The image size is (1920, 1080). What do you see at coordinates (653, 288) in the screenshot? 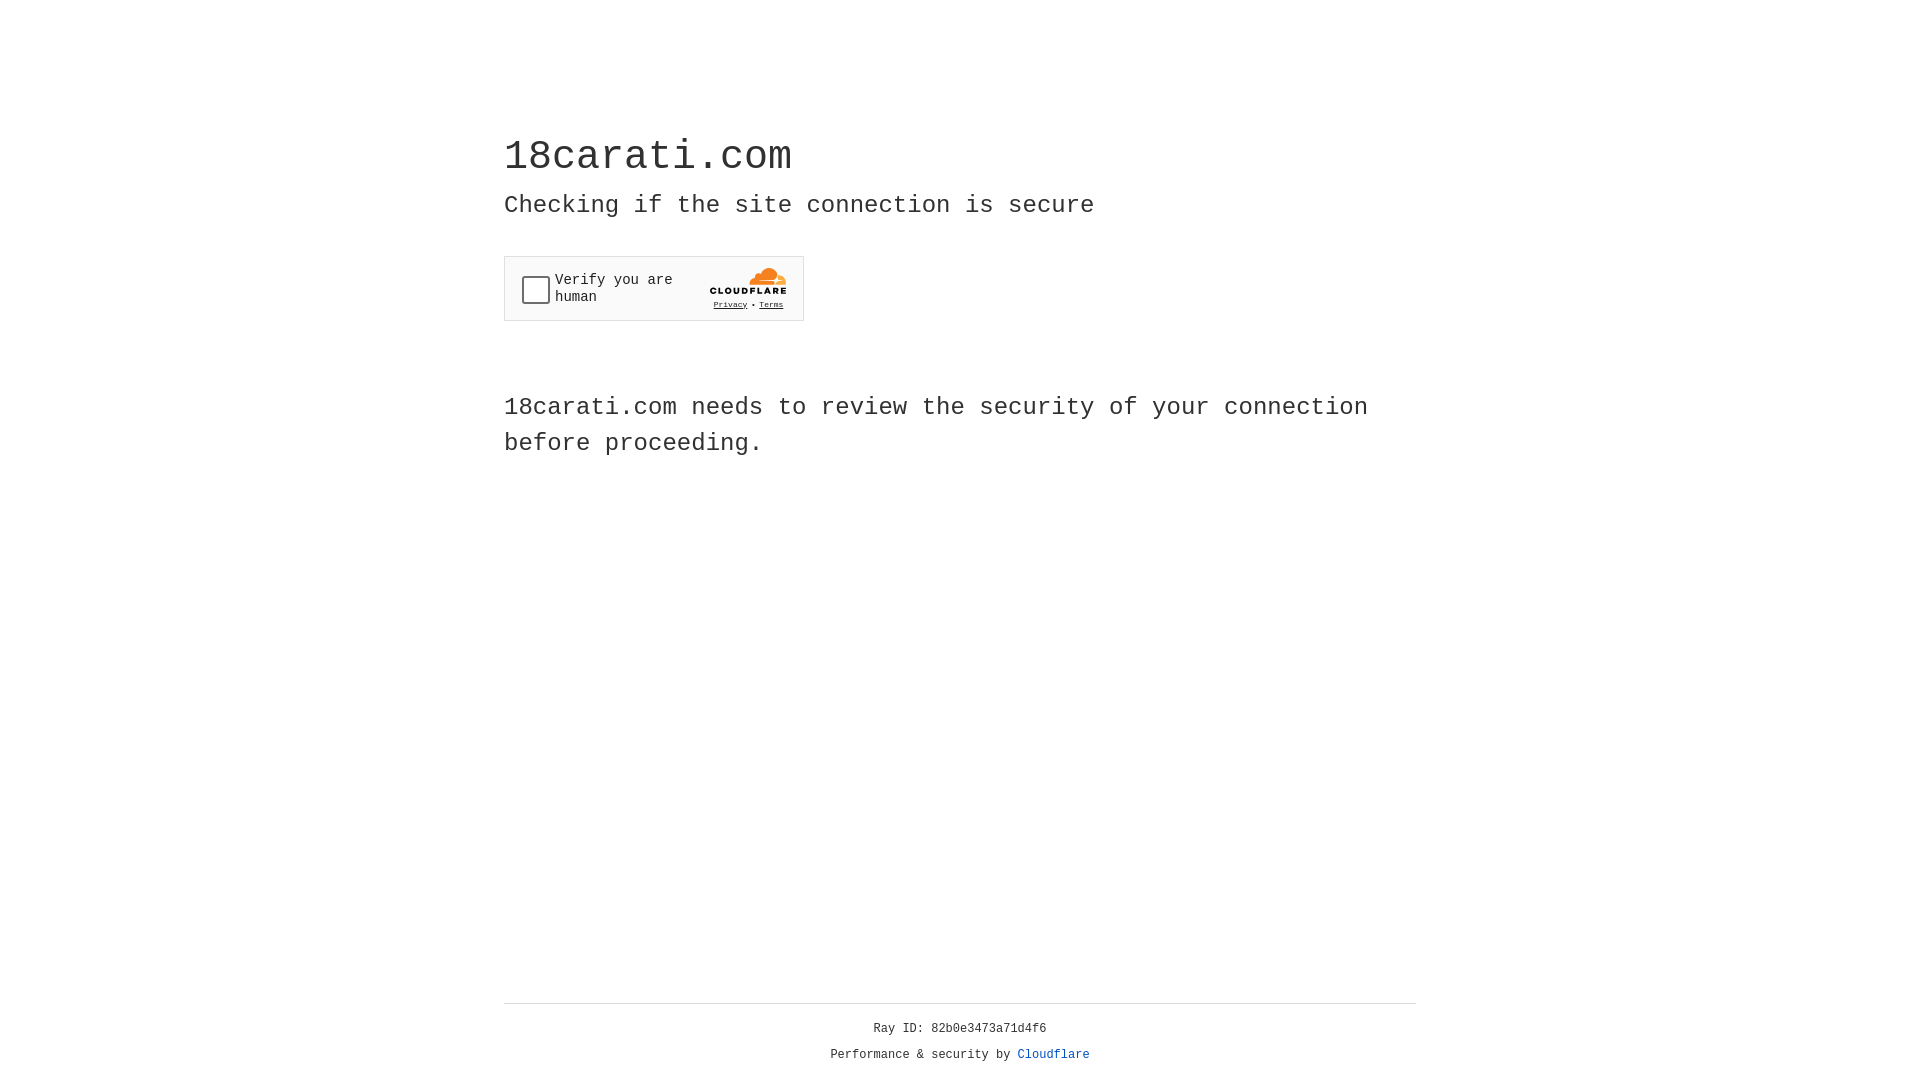
I see `'Widget containing a Cloudflare security challenge'` at bounding box center [653, 288].